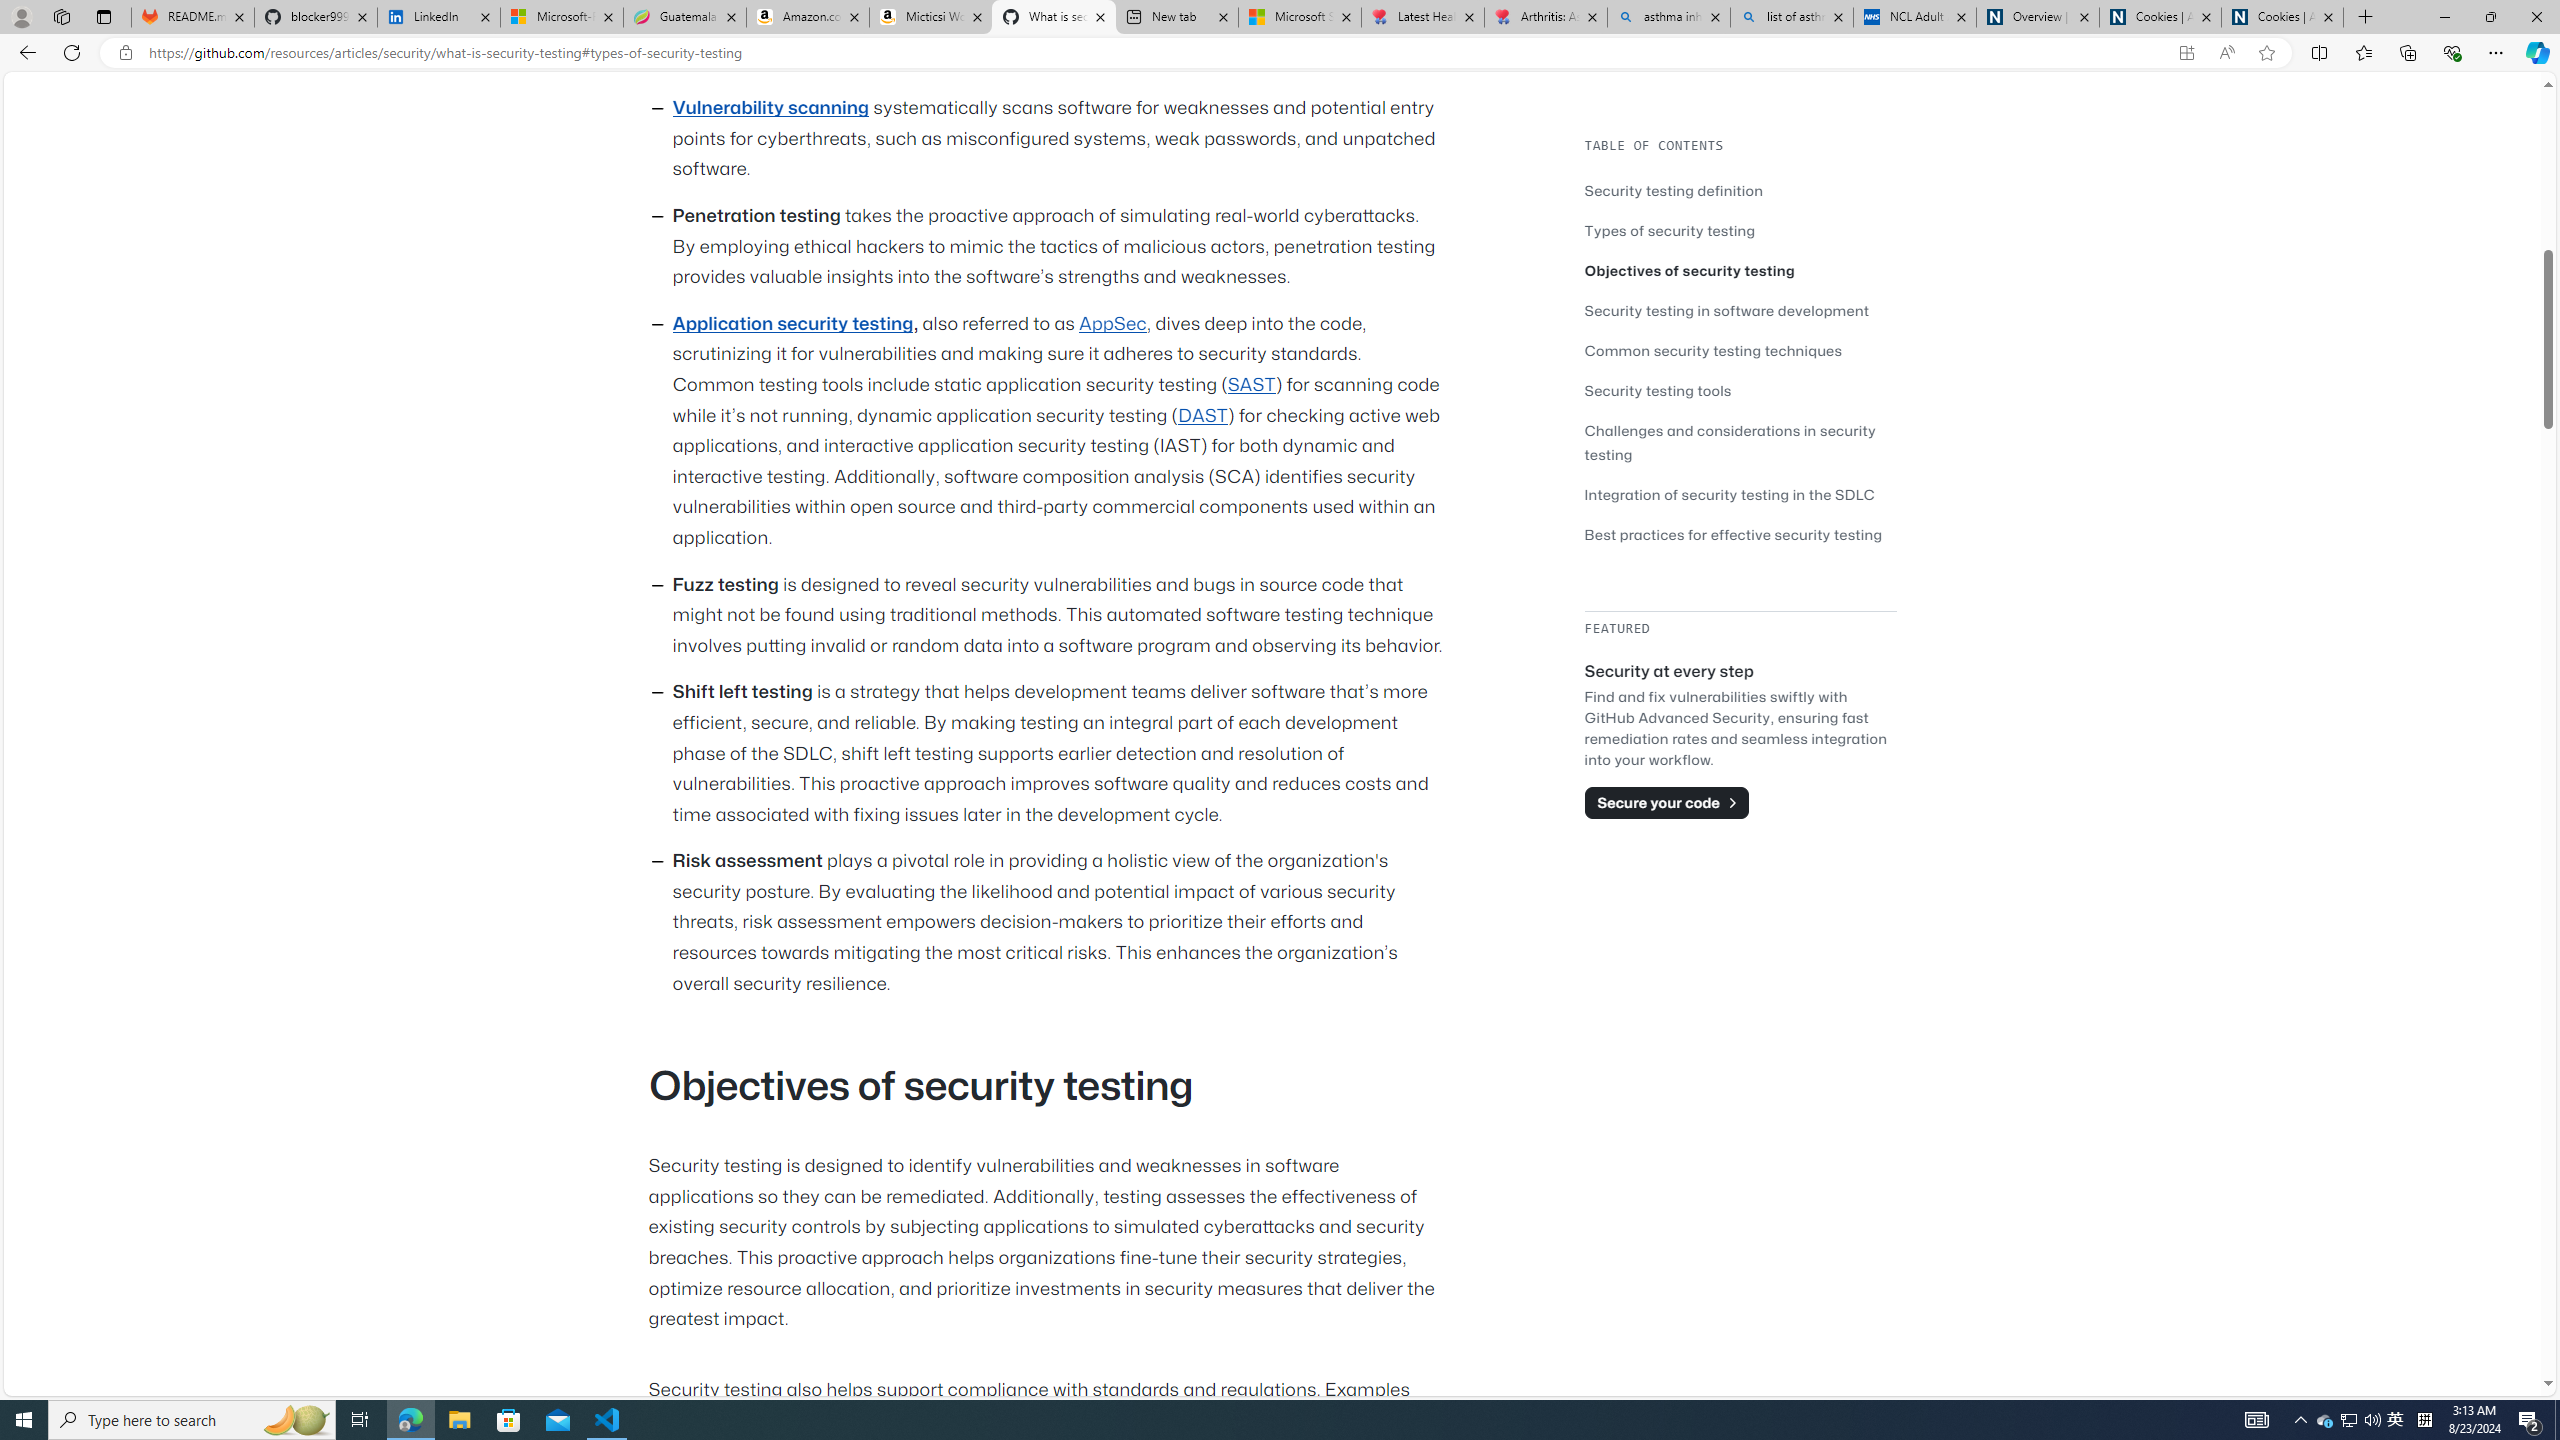  What do you see at coordinates (1740, 189) in the screenshot?
I see `'Security testing definition'` at bounding box center [1740, 189].